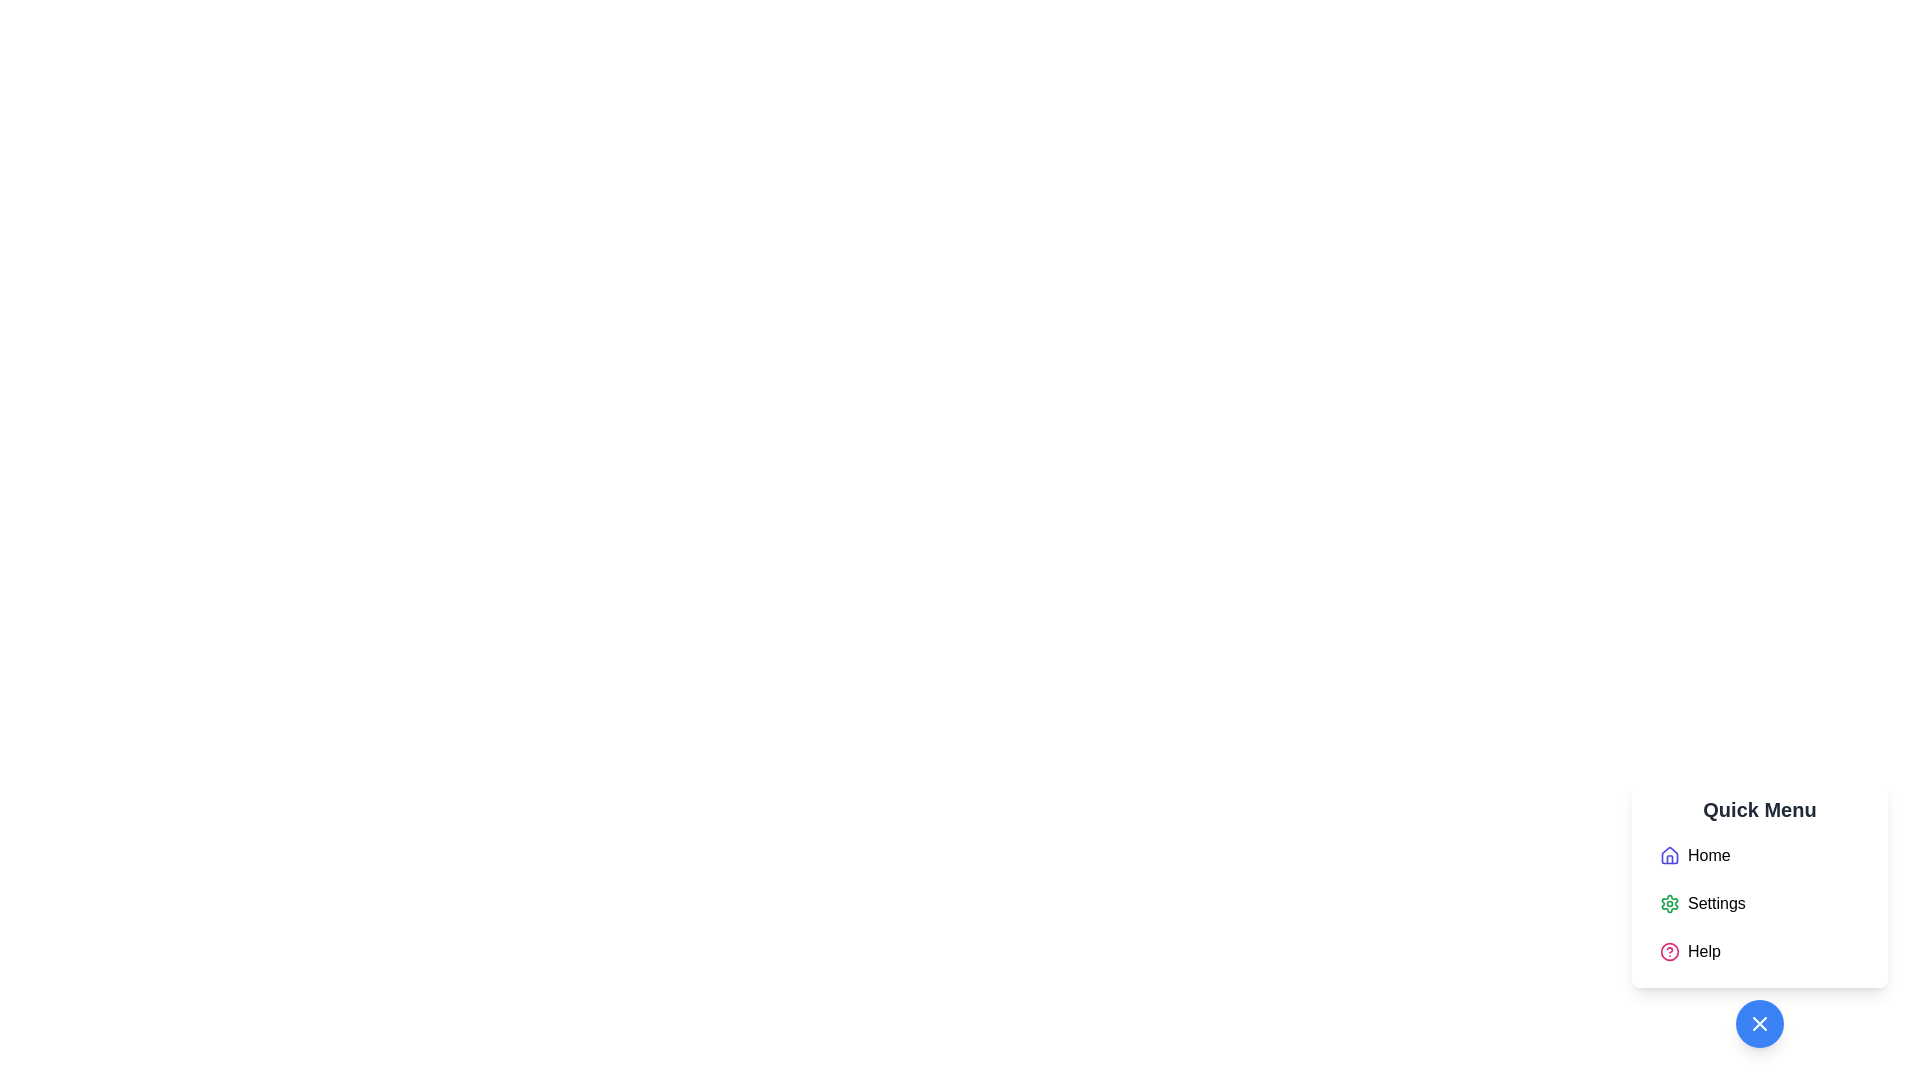 The height and width of the screenshot is (1080, 1920). Describe the element at coordinates (1708, 855) in the screenshot. I see `the 'Home' text label` at that location.